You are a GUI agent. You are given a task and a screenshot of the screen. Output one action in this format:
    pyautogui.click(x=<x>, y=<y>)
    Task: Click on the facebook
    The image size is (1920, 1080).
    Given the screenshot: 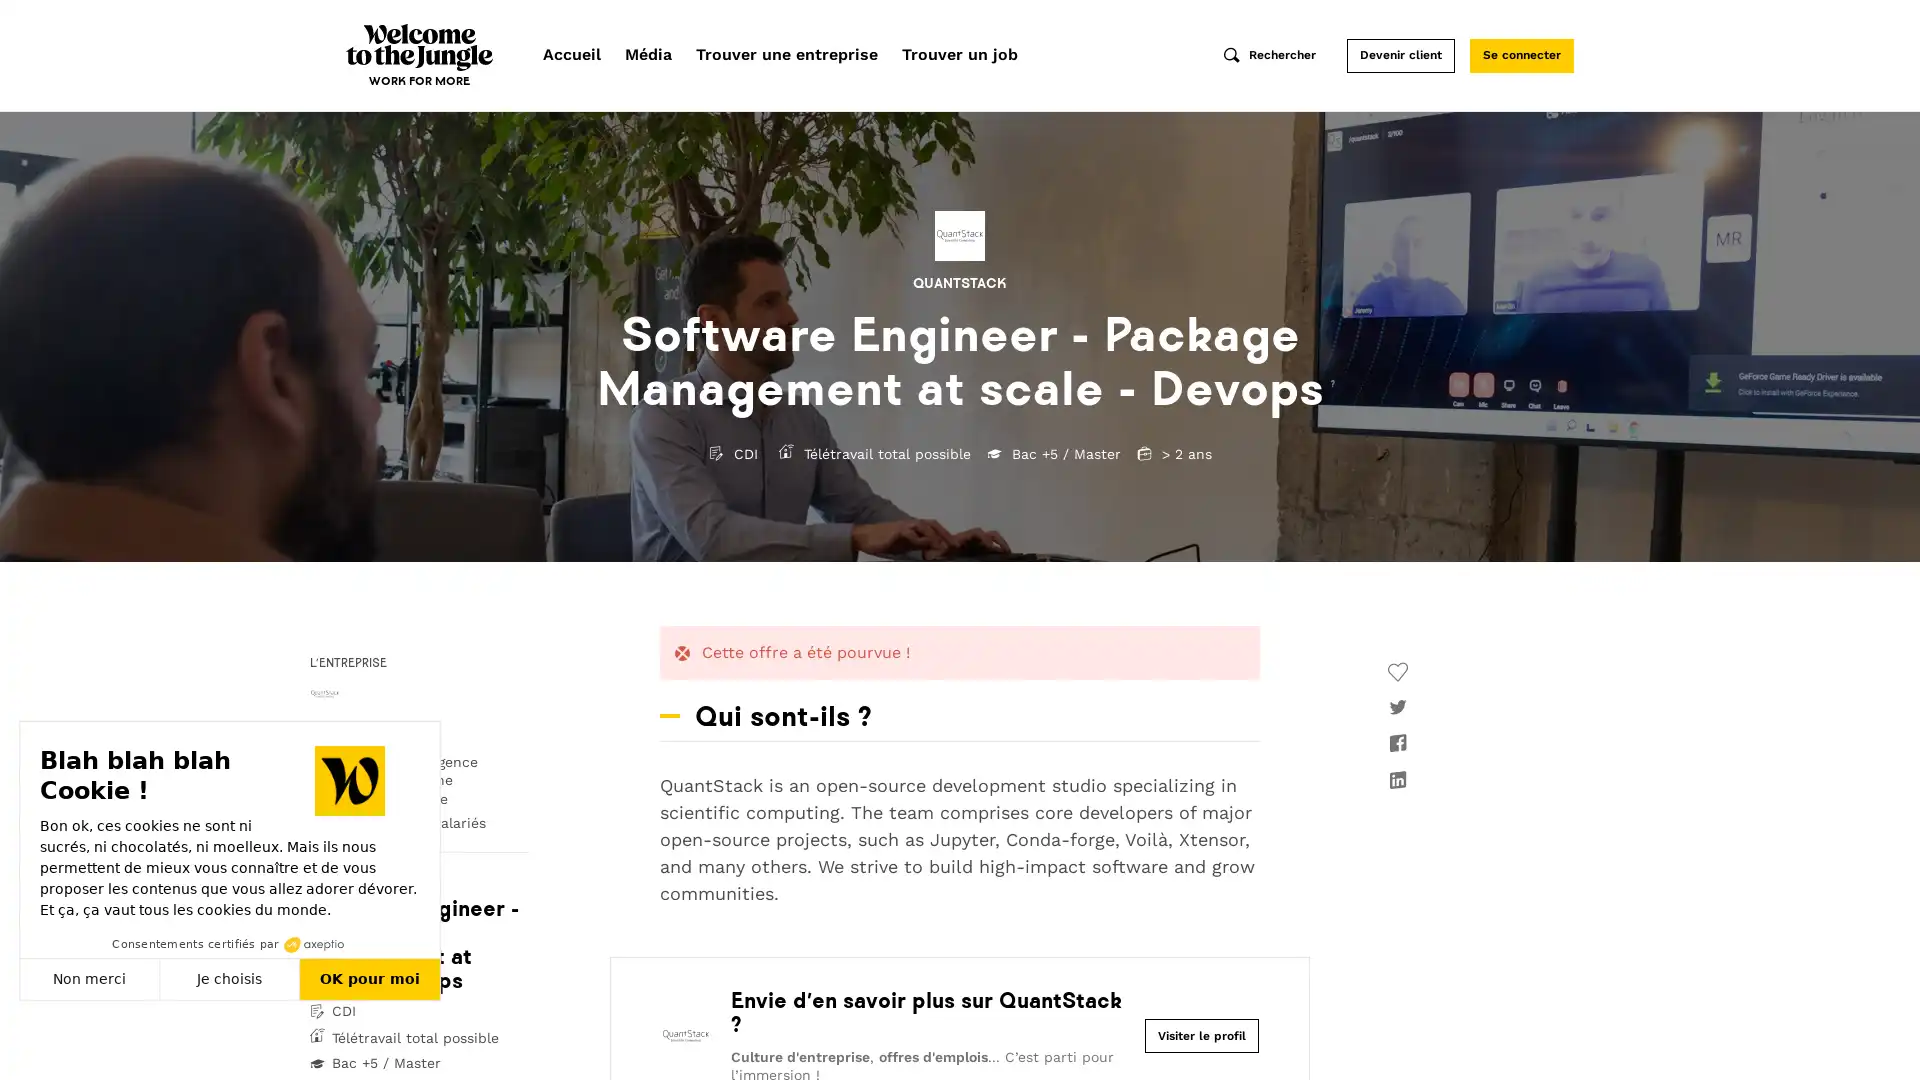 What is the action you would take?
    pyautogui.click(x=1396, y=745)
    